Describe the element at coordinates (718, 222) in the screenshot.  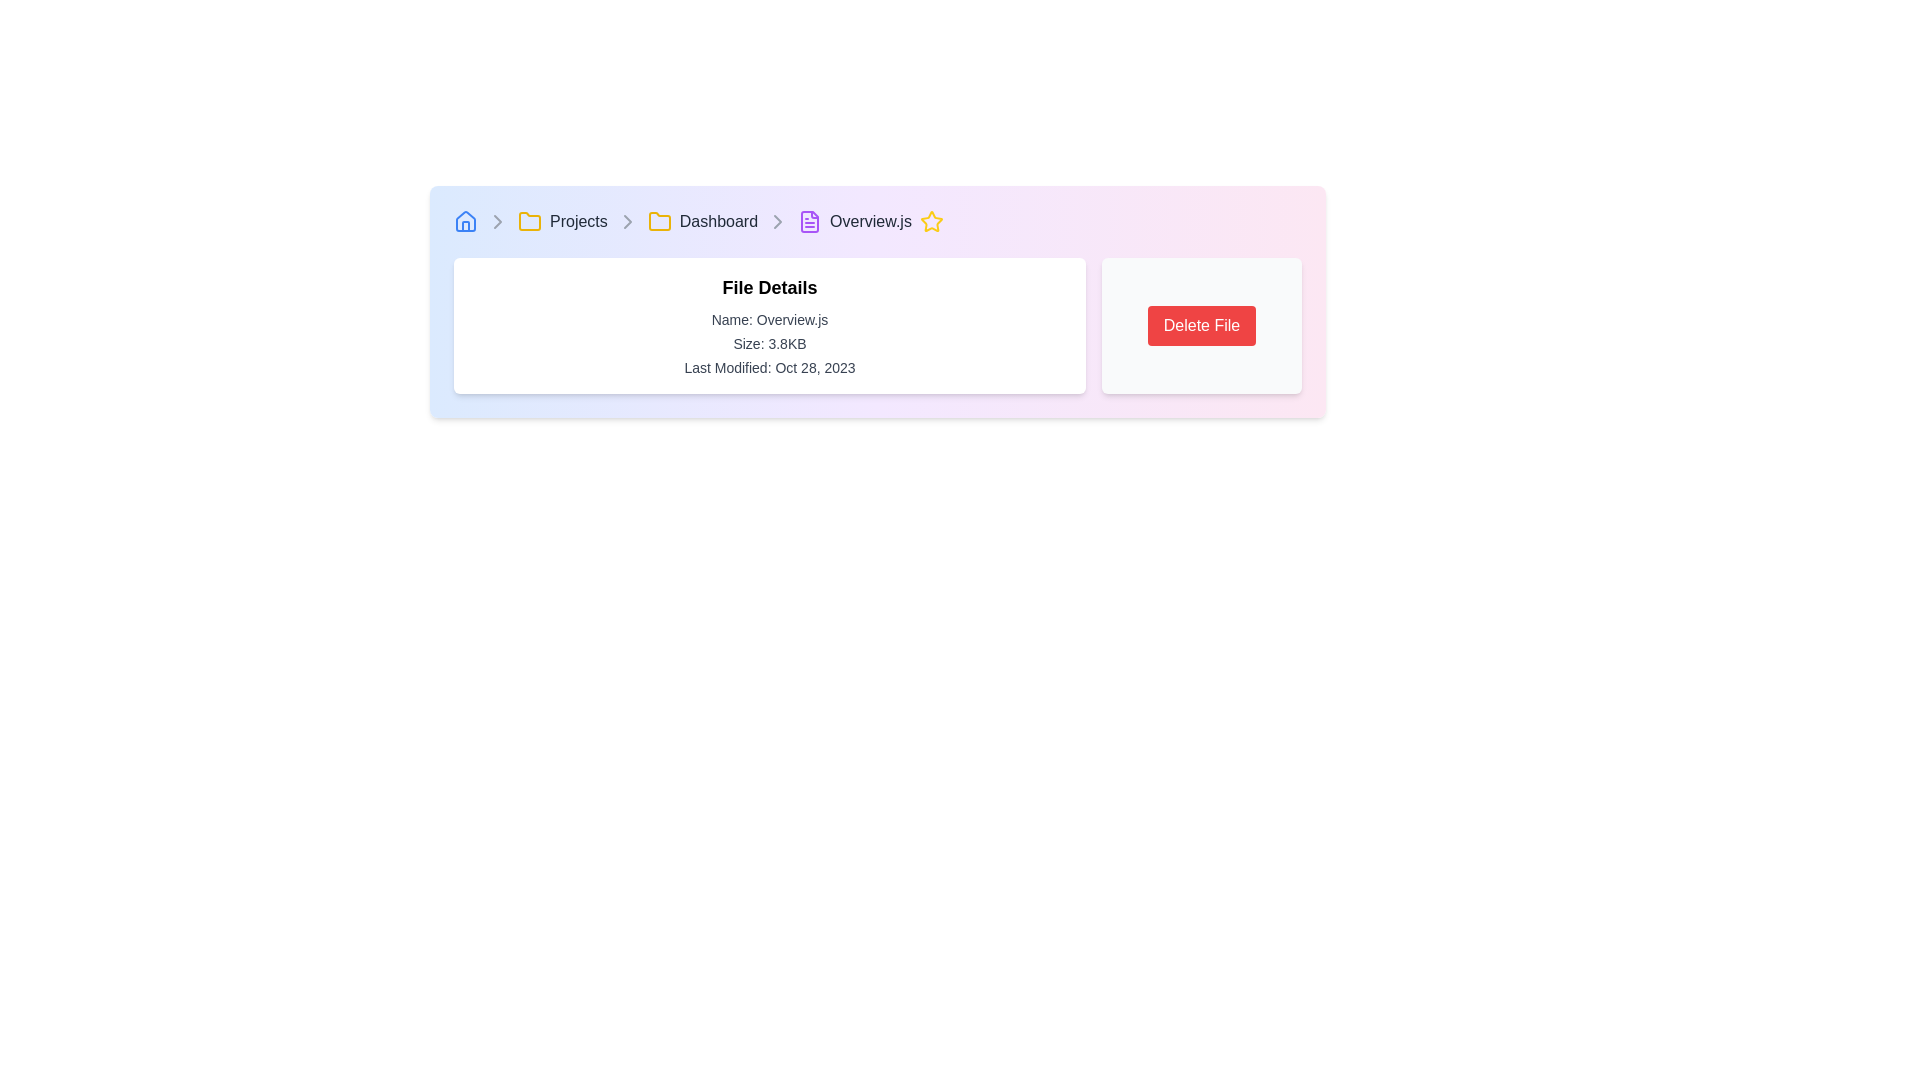
I see `the 'Dashboard' hyperlink in the breadcrumb navigation to underline the text` at that location.